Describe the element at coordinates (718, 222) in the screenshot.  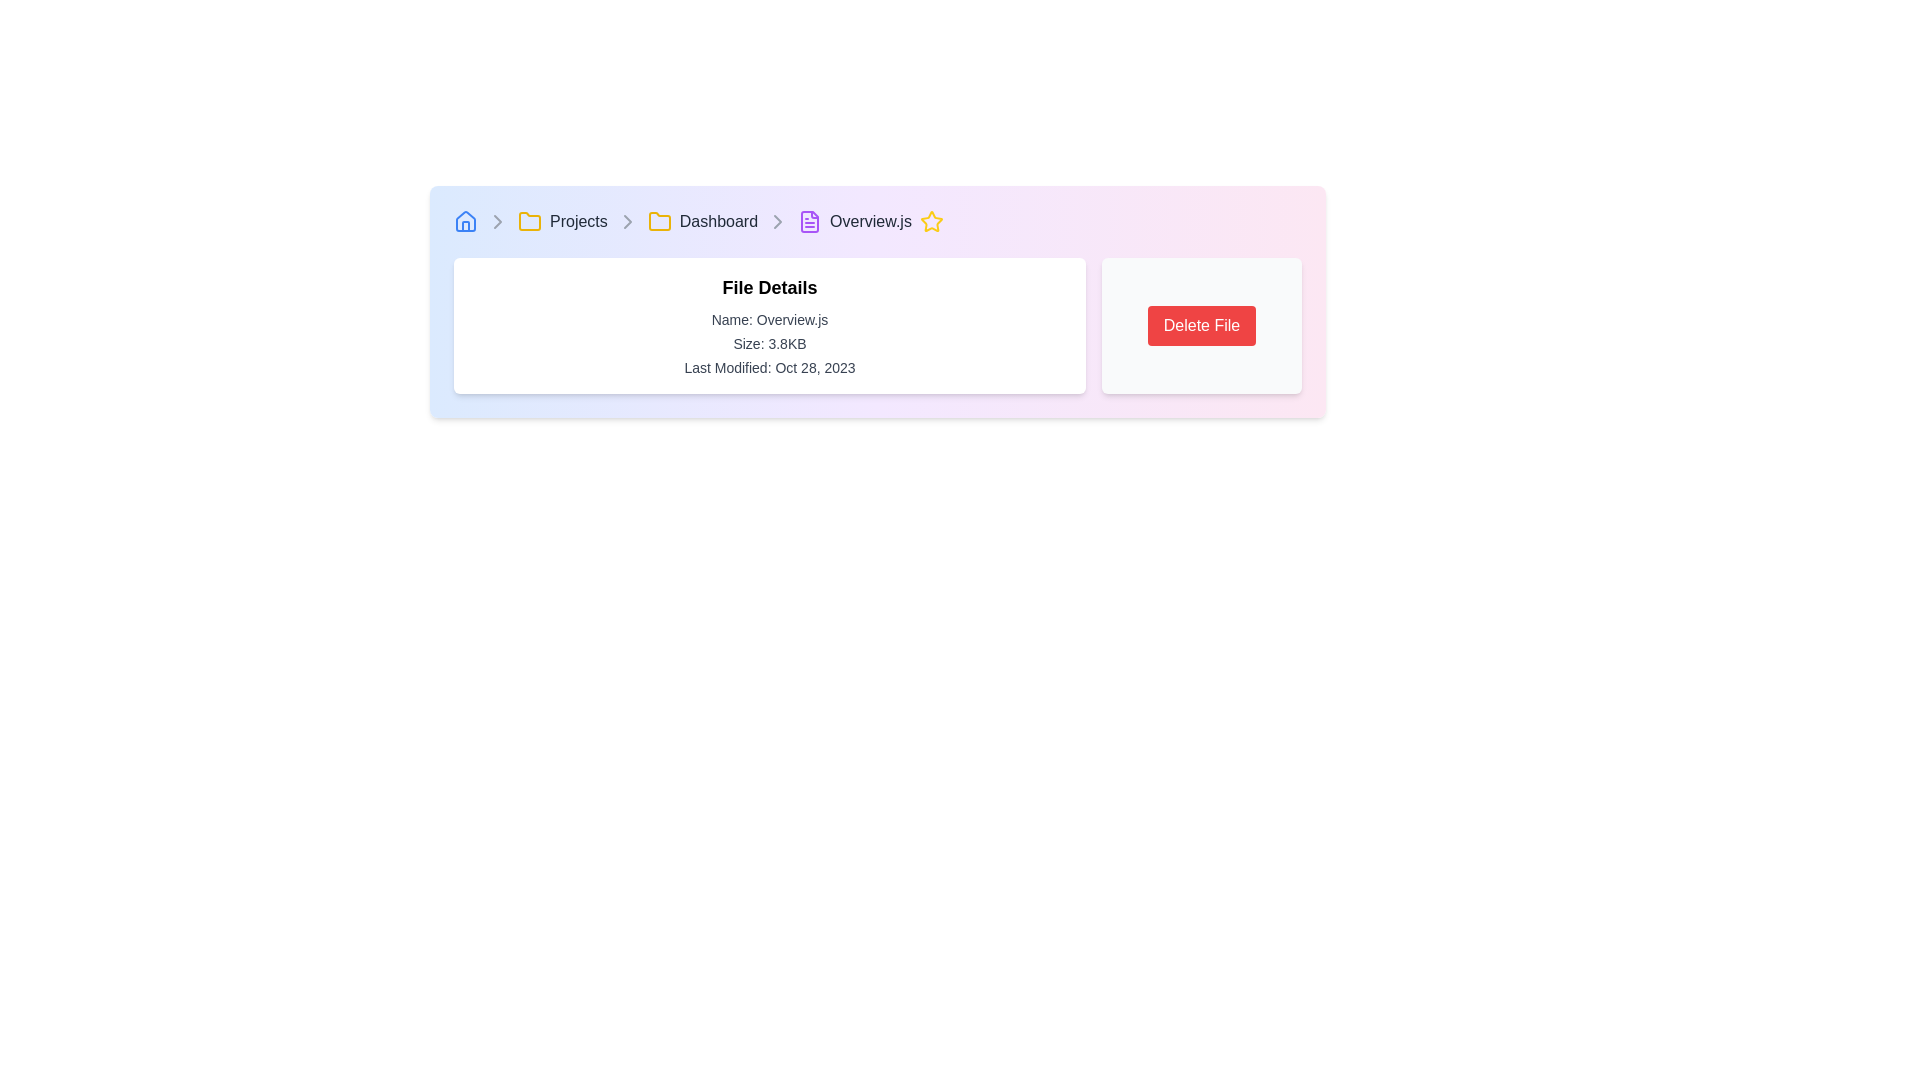
I see `the 'Dashboard' hyperlink in the breadcrumb navigation to underline the text` at that location.